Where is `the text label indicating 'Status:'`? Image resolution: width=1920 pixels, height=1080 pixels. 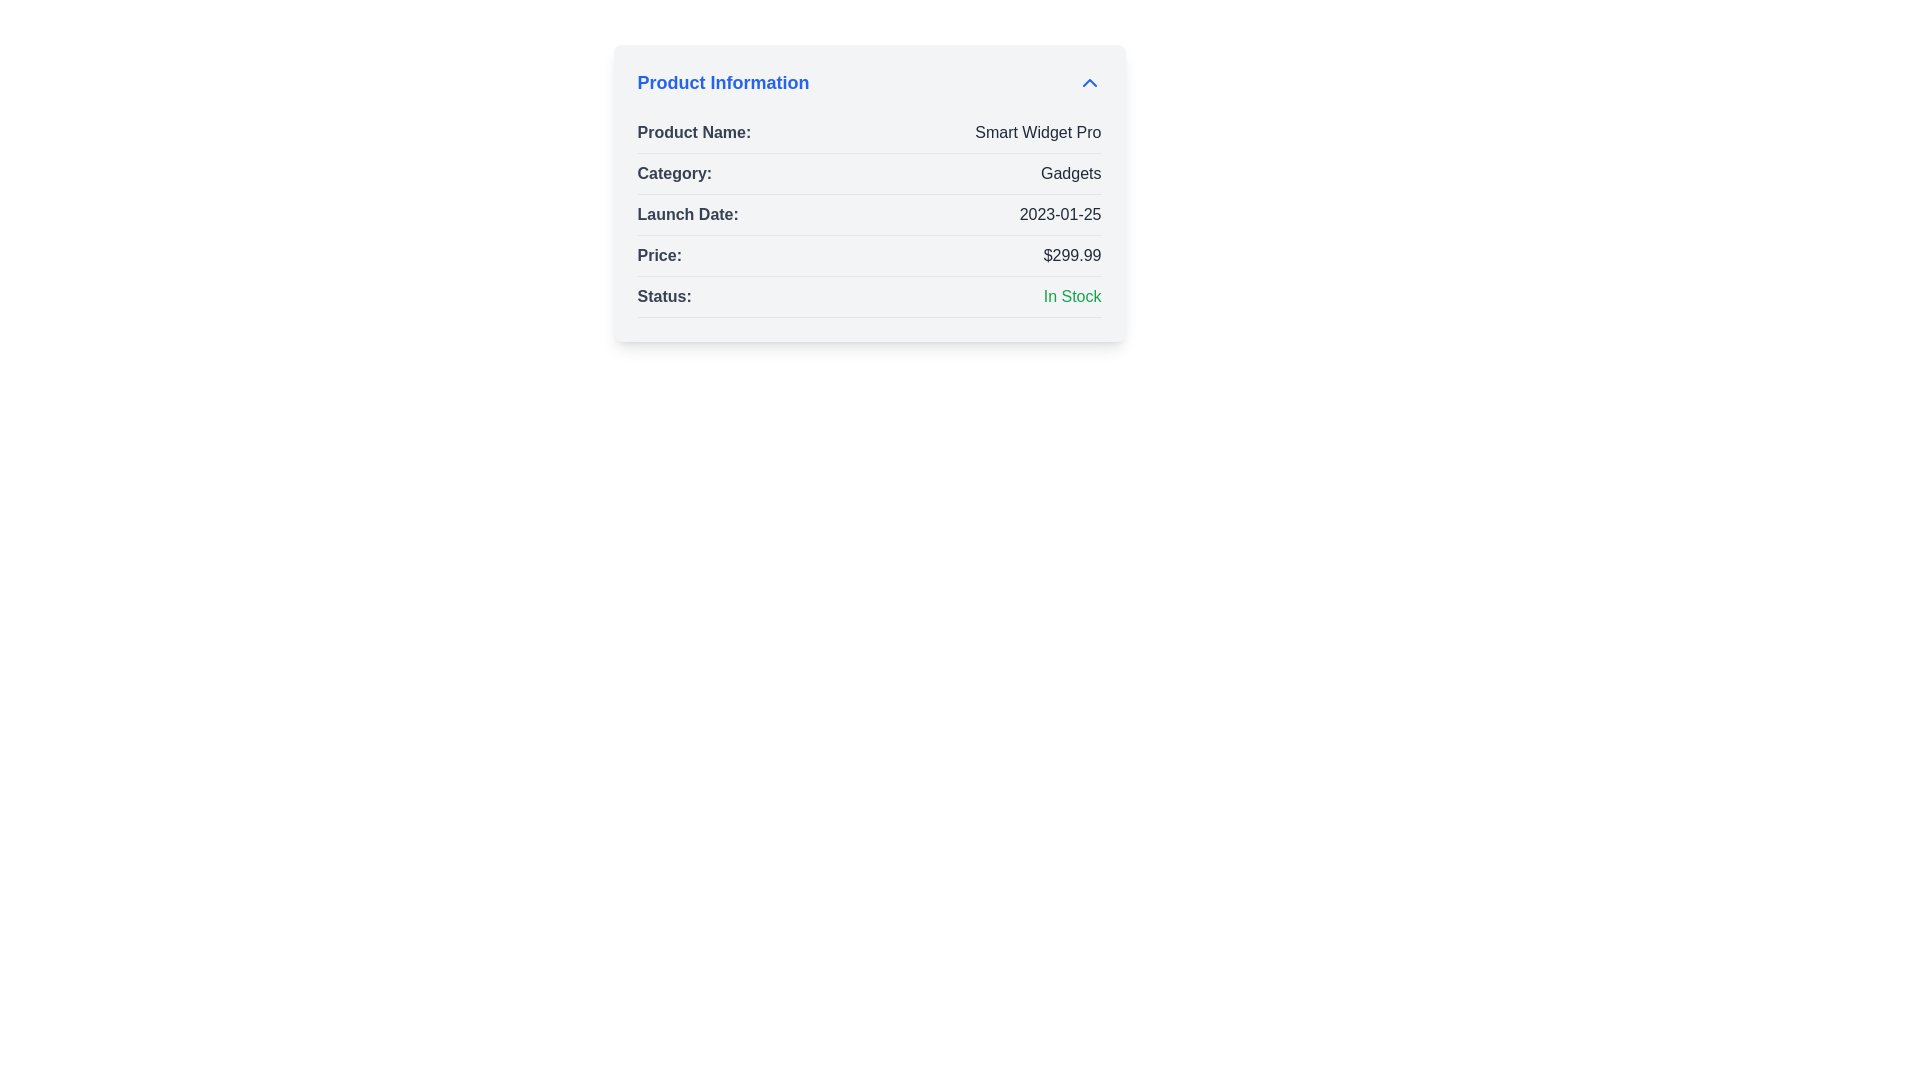 the text label indicating 'Status:' is located at coordinates (664, 297).